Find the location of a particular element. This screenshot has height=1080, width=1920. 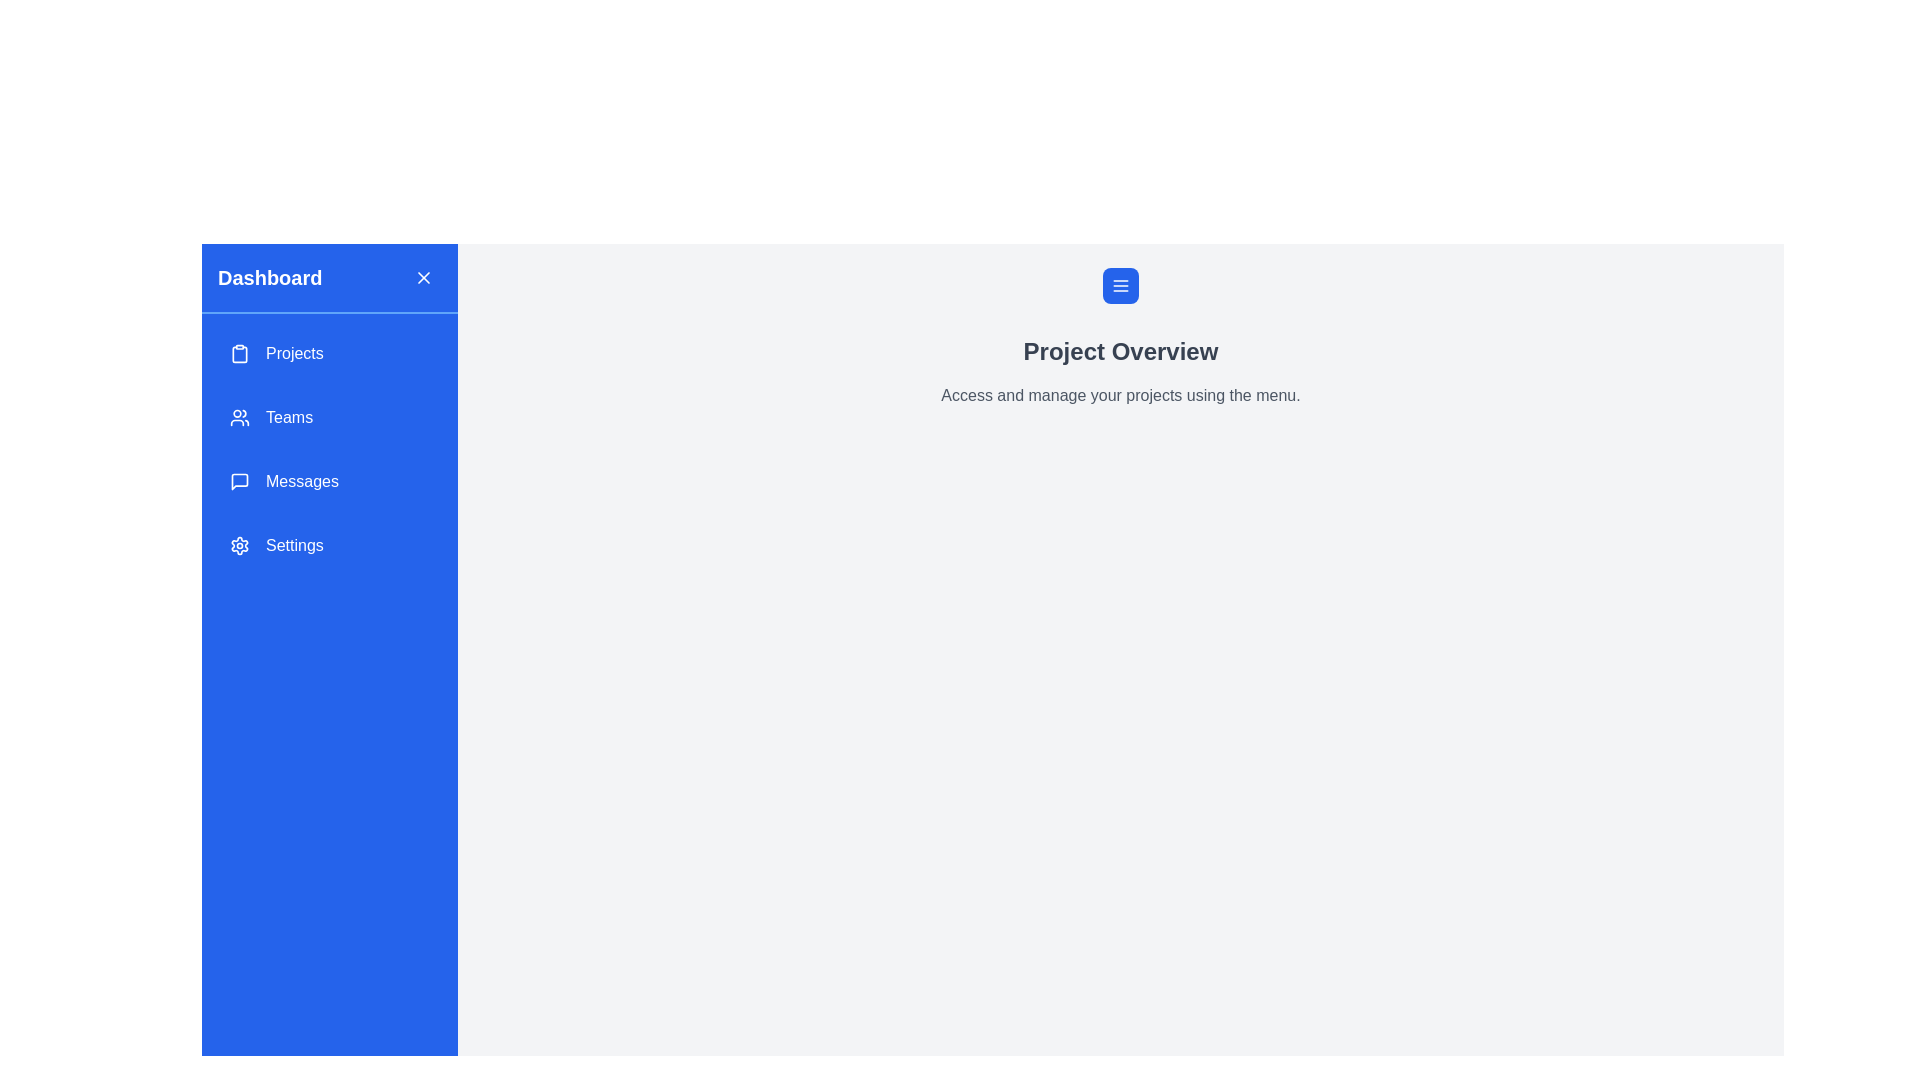

the 'Dashboard' text label, which is styled in white on a blue background and serves as a key heading in the navigation panel is located at coordinates (269, 277).